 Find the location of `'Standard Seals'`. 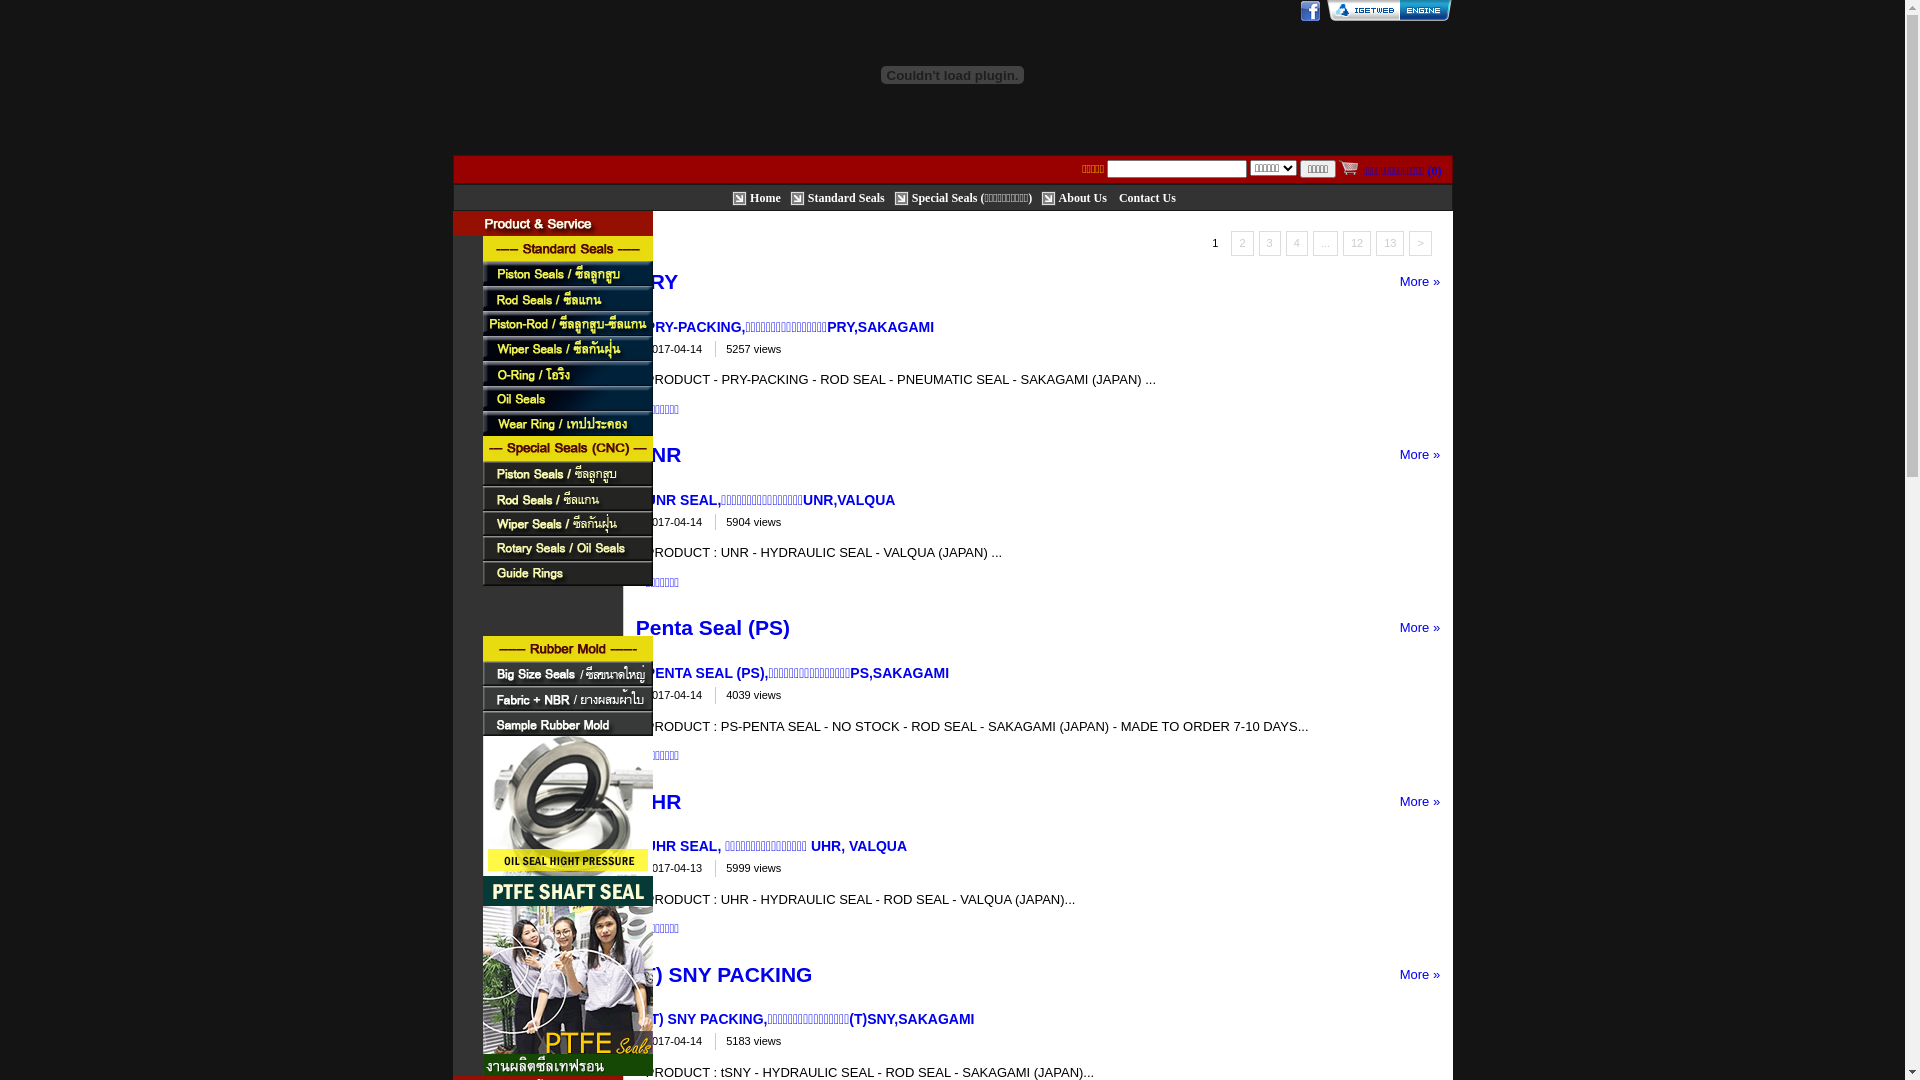

'Standard Seals' is located at coordinates (565, 247).